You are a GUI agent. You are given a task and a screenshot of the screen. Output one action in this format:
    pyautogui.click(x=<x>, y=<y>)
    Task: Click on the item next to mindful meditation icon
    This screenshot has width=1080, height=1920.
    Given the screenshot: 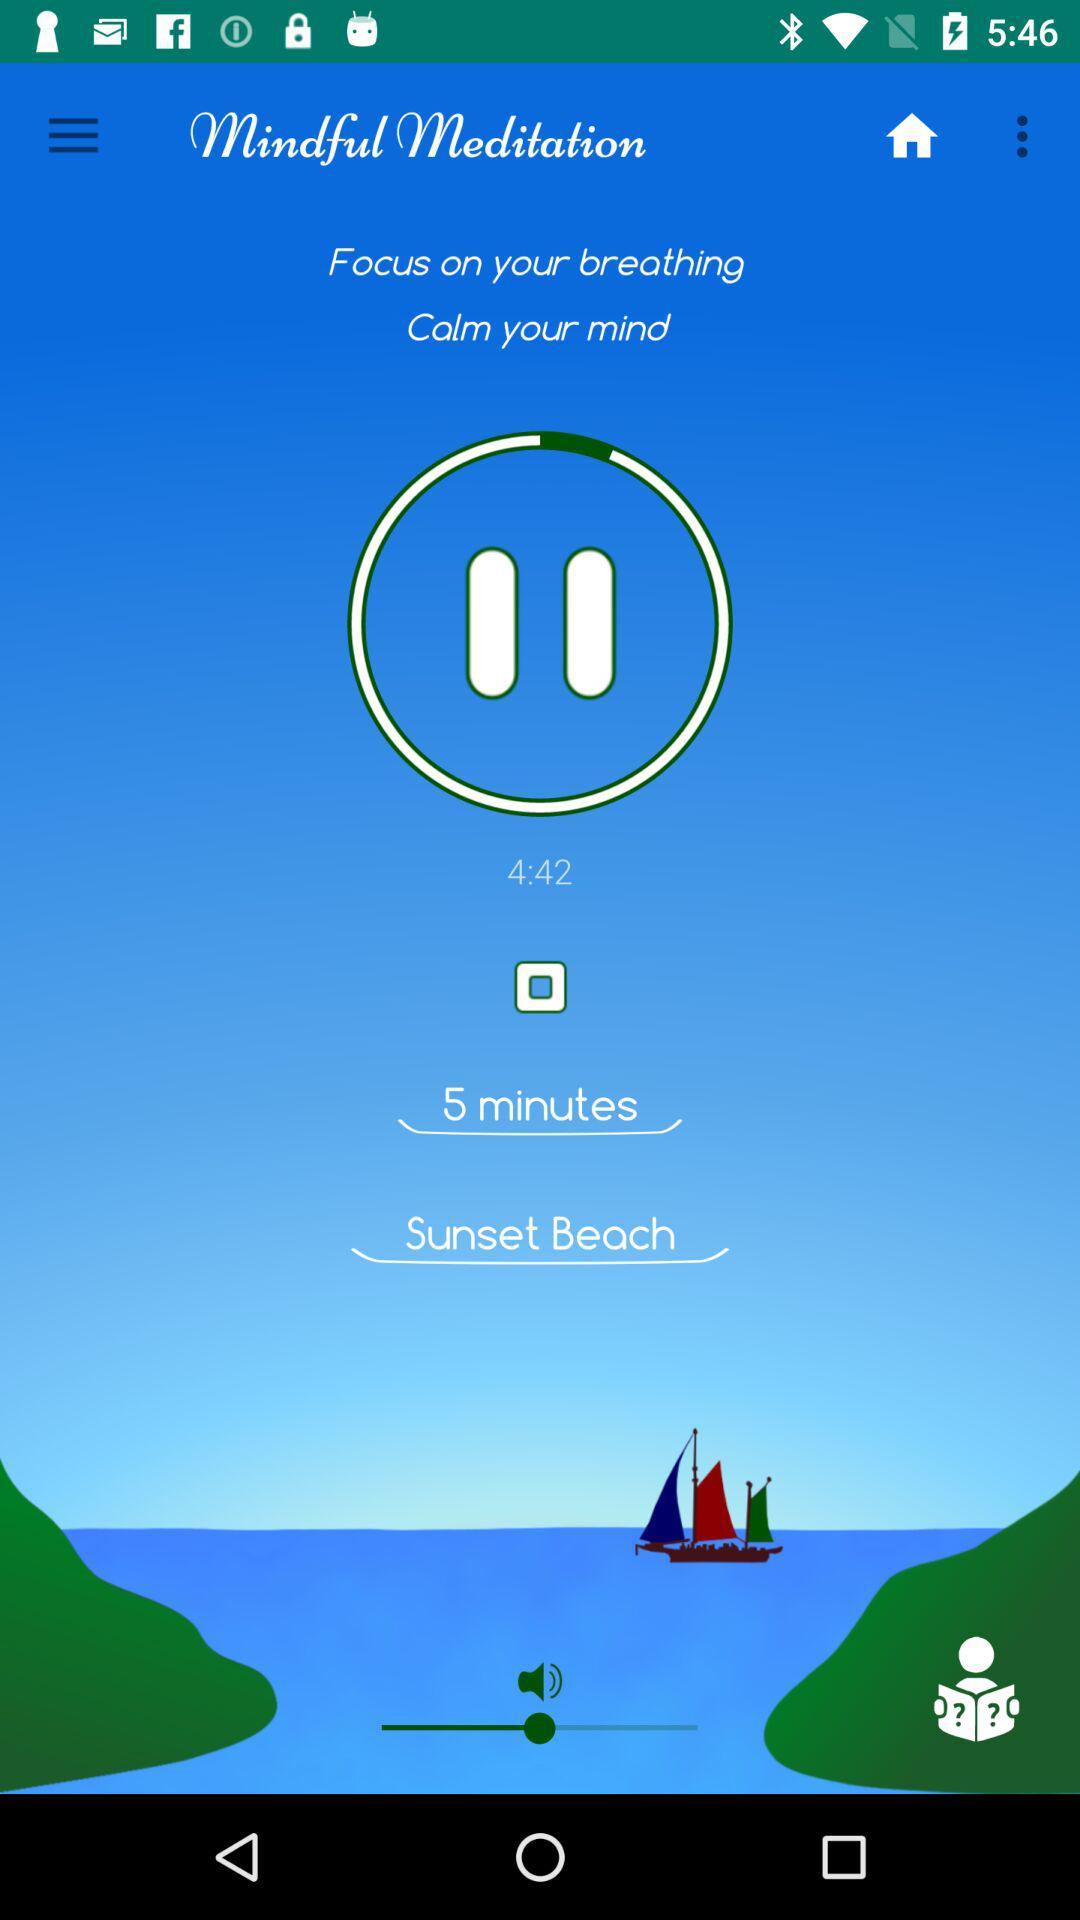 What is the action you would take?
    pyautogui.click(x=911, y=135)
    